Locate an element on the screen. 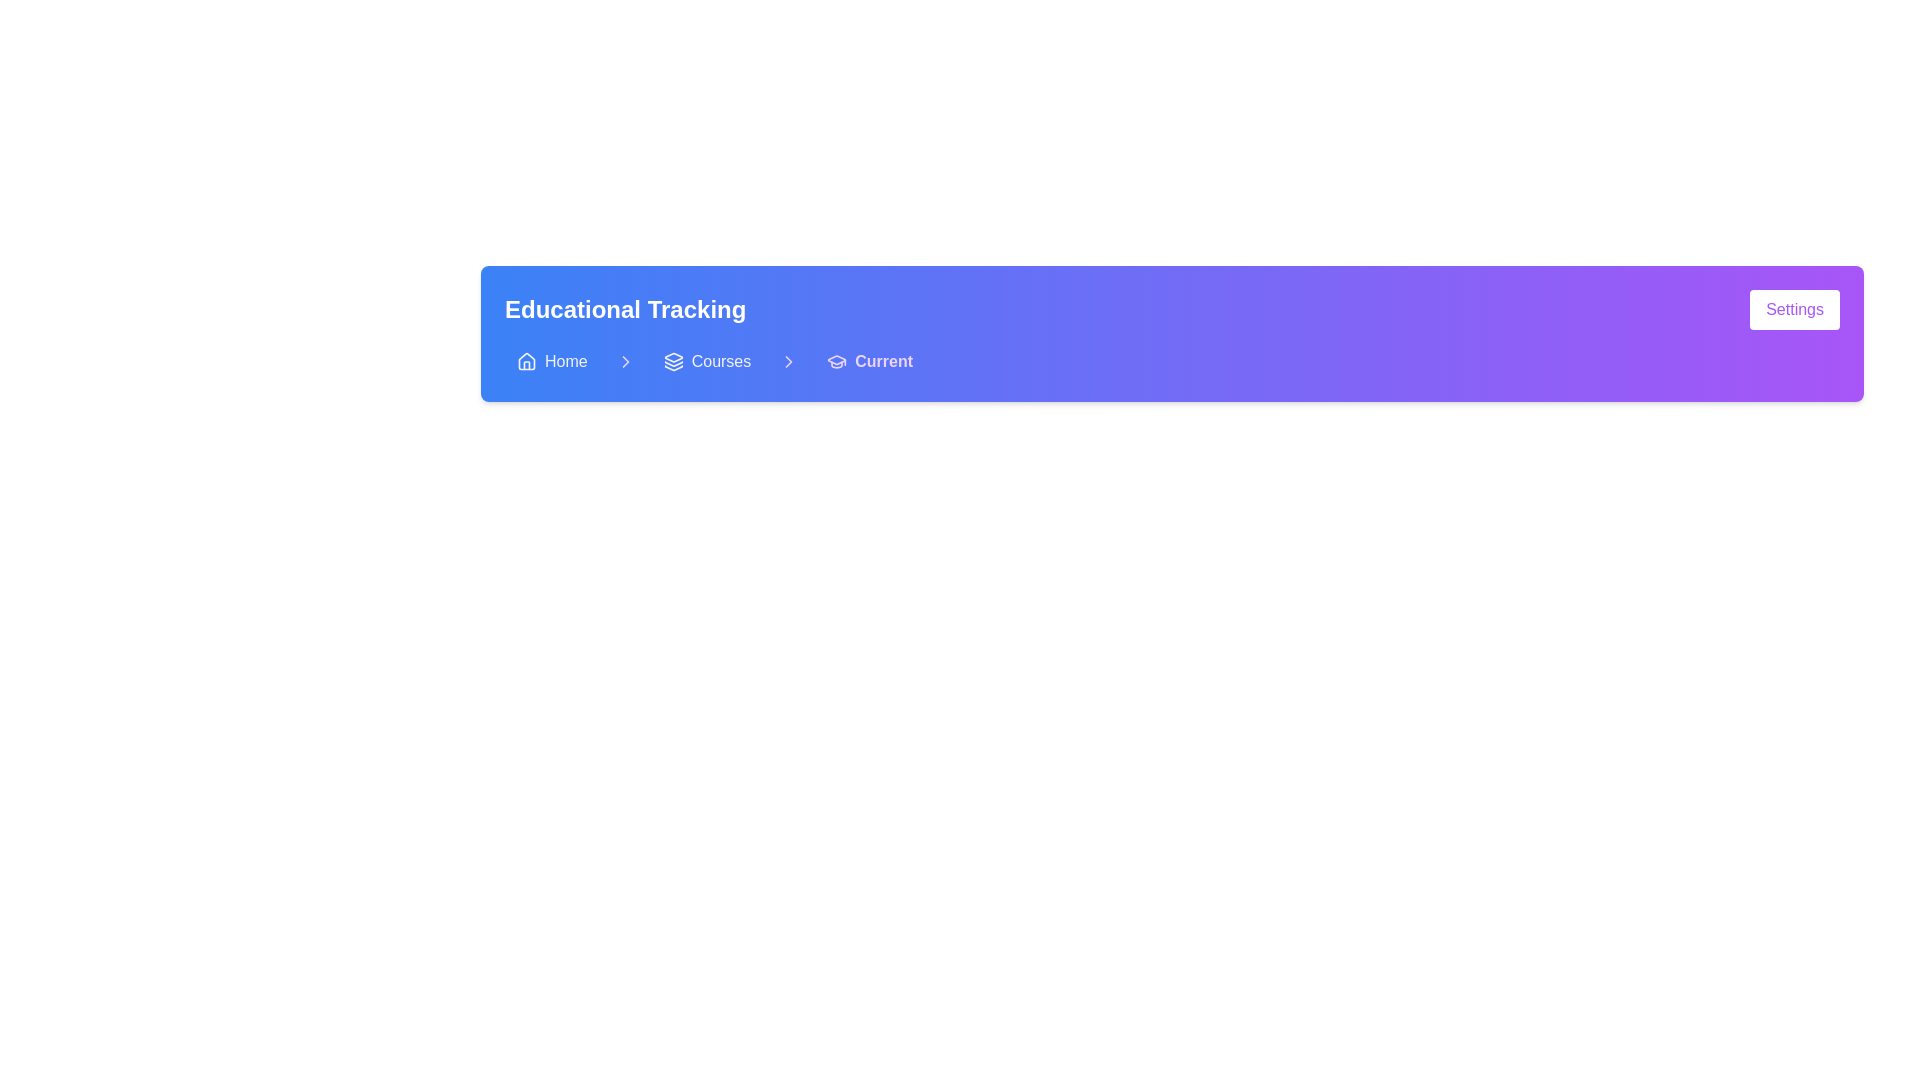 The height and width of the screenshot is (1080, 1920). the right-facing chevron arrow element that separates the 'Courses' and 'Current' labels in the breadcrumb navigation bar is located at coordinates (788, 362).